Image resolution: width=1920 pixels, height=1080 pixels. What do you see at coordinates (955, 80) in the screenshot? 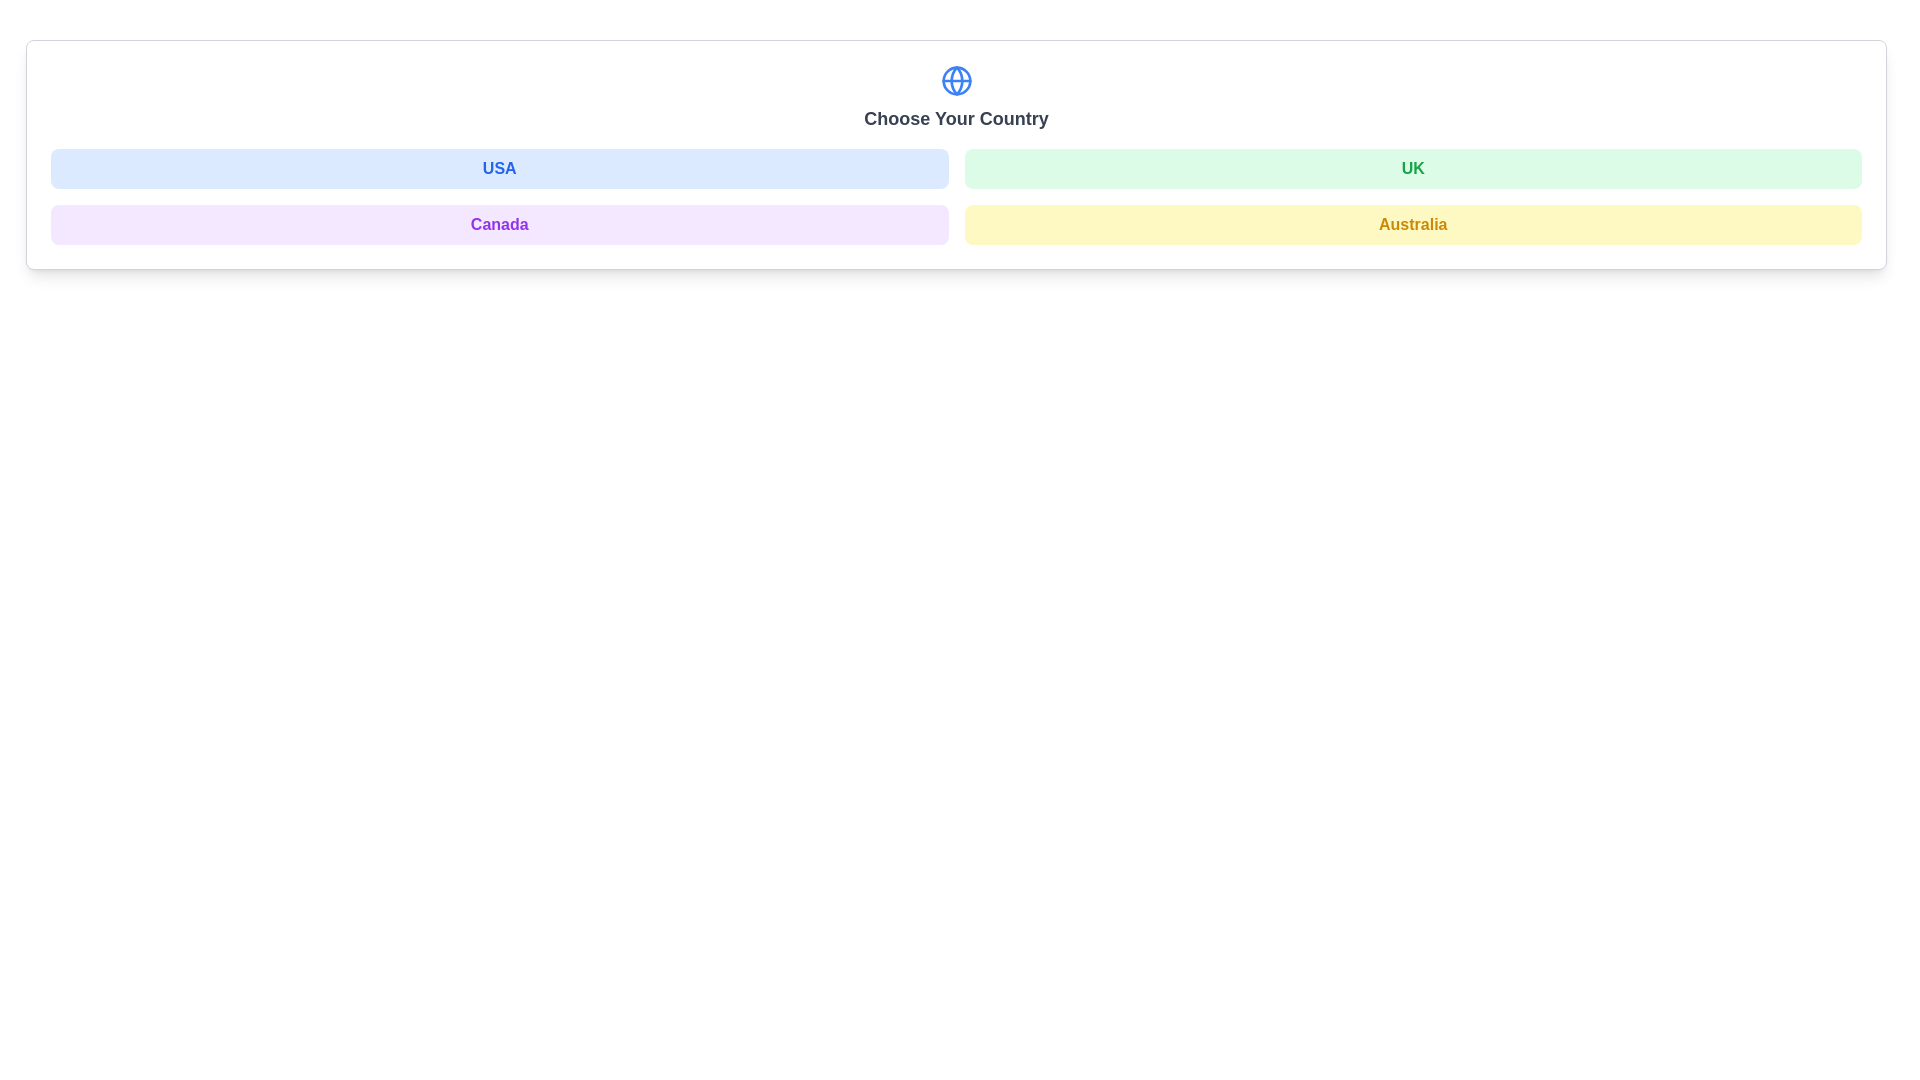
I see `the decorative SVG circle element that represents a globe icon, positioned above the 'Choose Your Country' text` at bounding box center [955, 80].